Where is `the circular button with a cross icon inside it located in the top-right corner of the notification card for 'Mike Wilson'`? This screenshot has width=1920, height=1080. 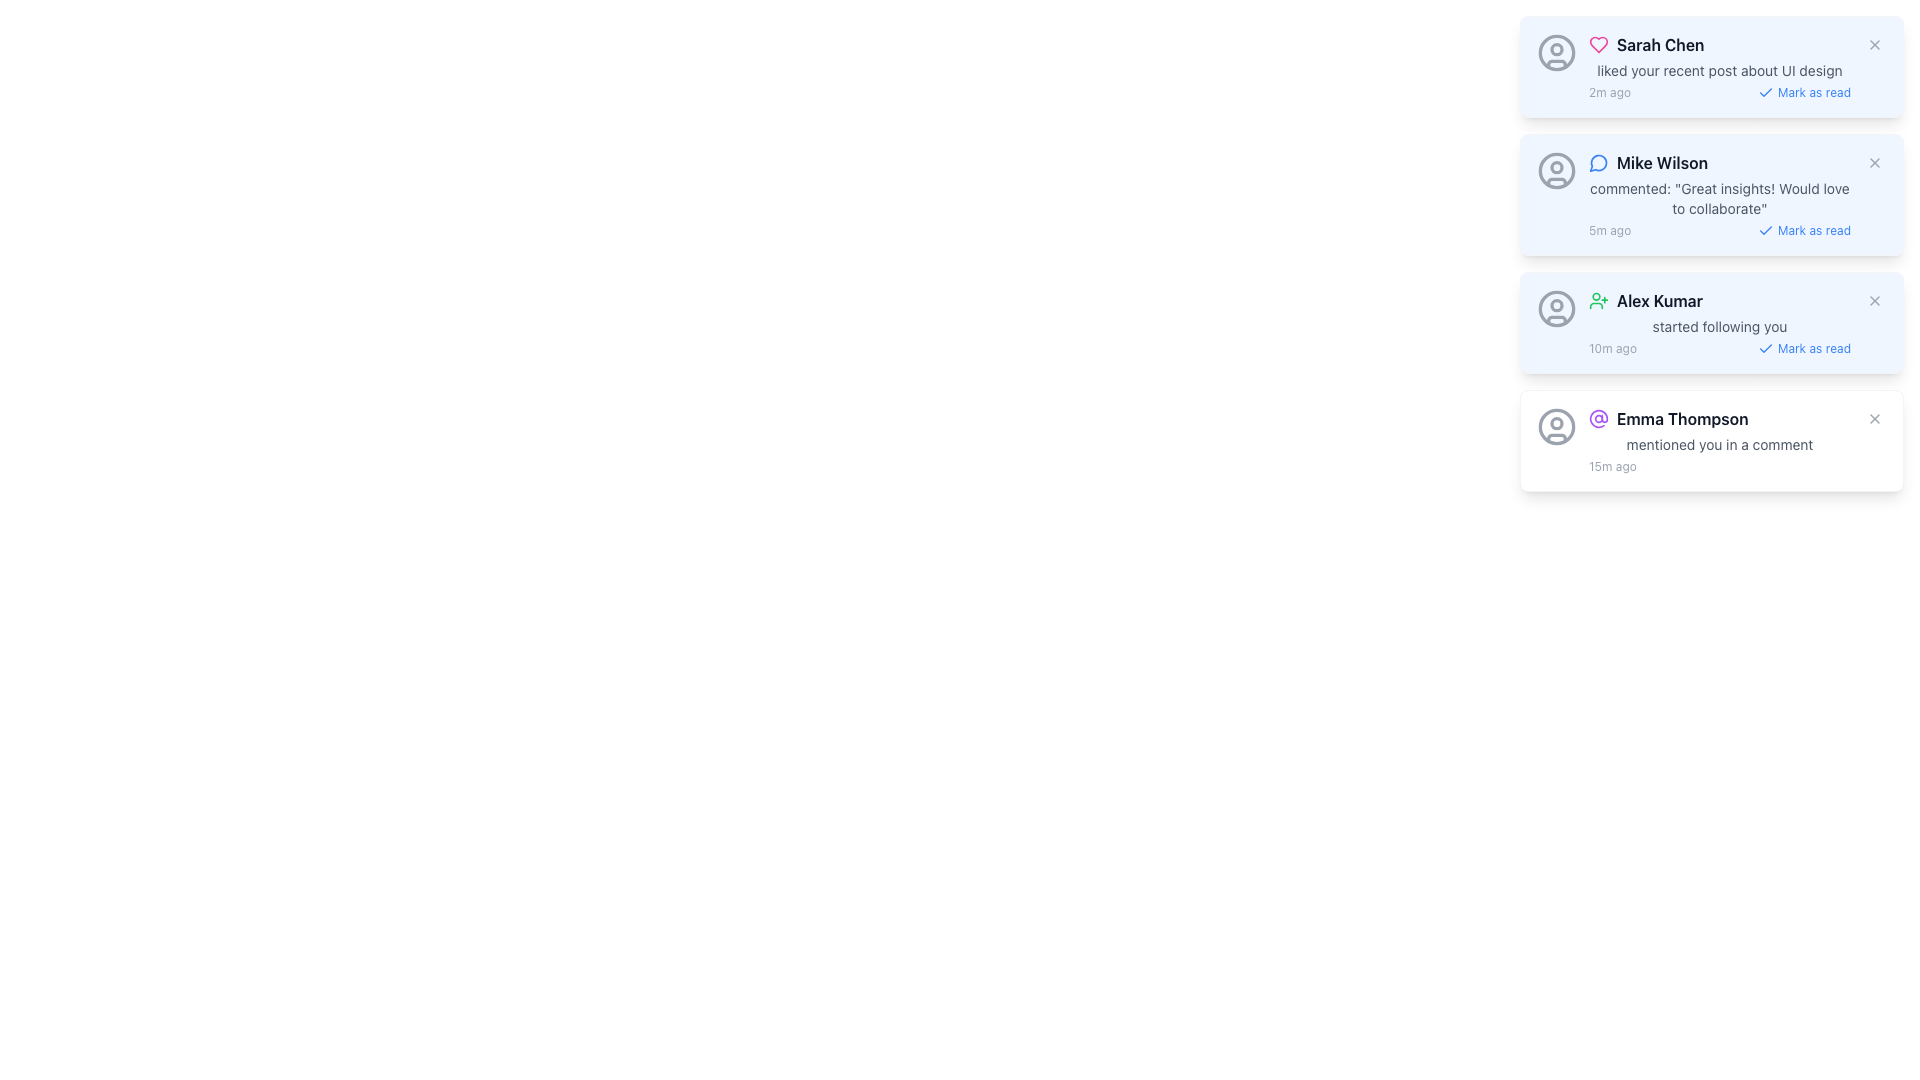
the circular button with a cross icon inside it located in the top-right corner of the notification card for 'Mike Wilson' is located at coordinates (1874, 161).